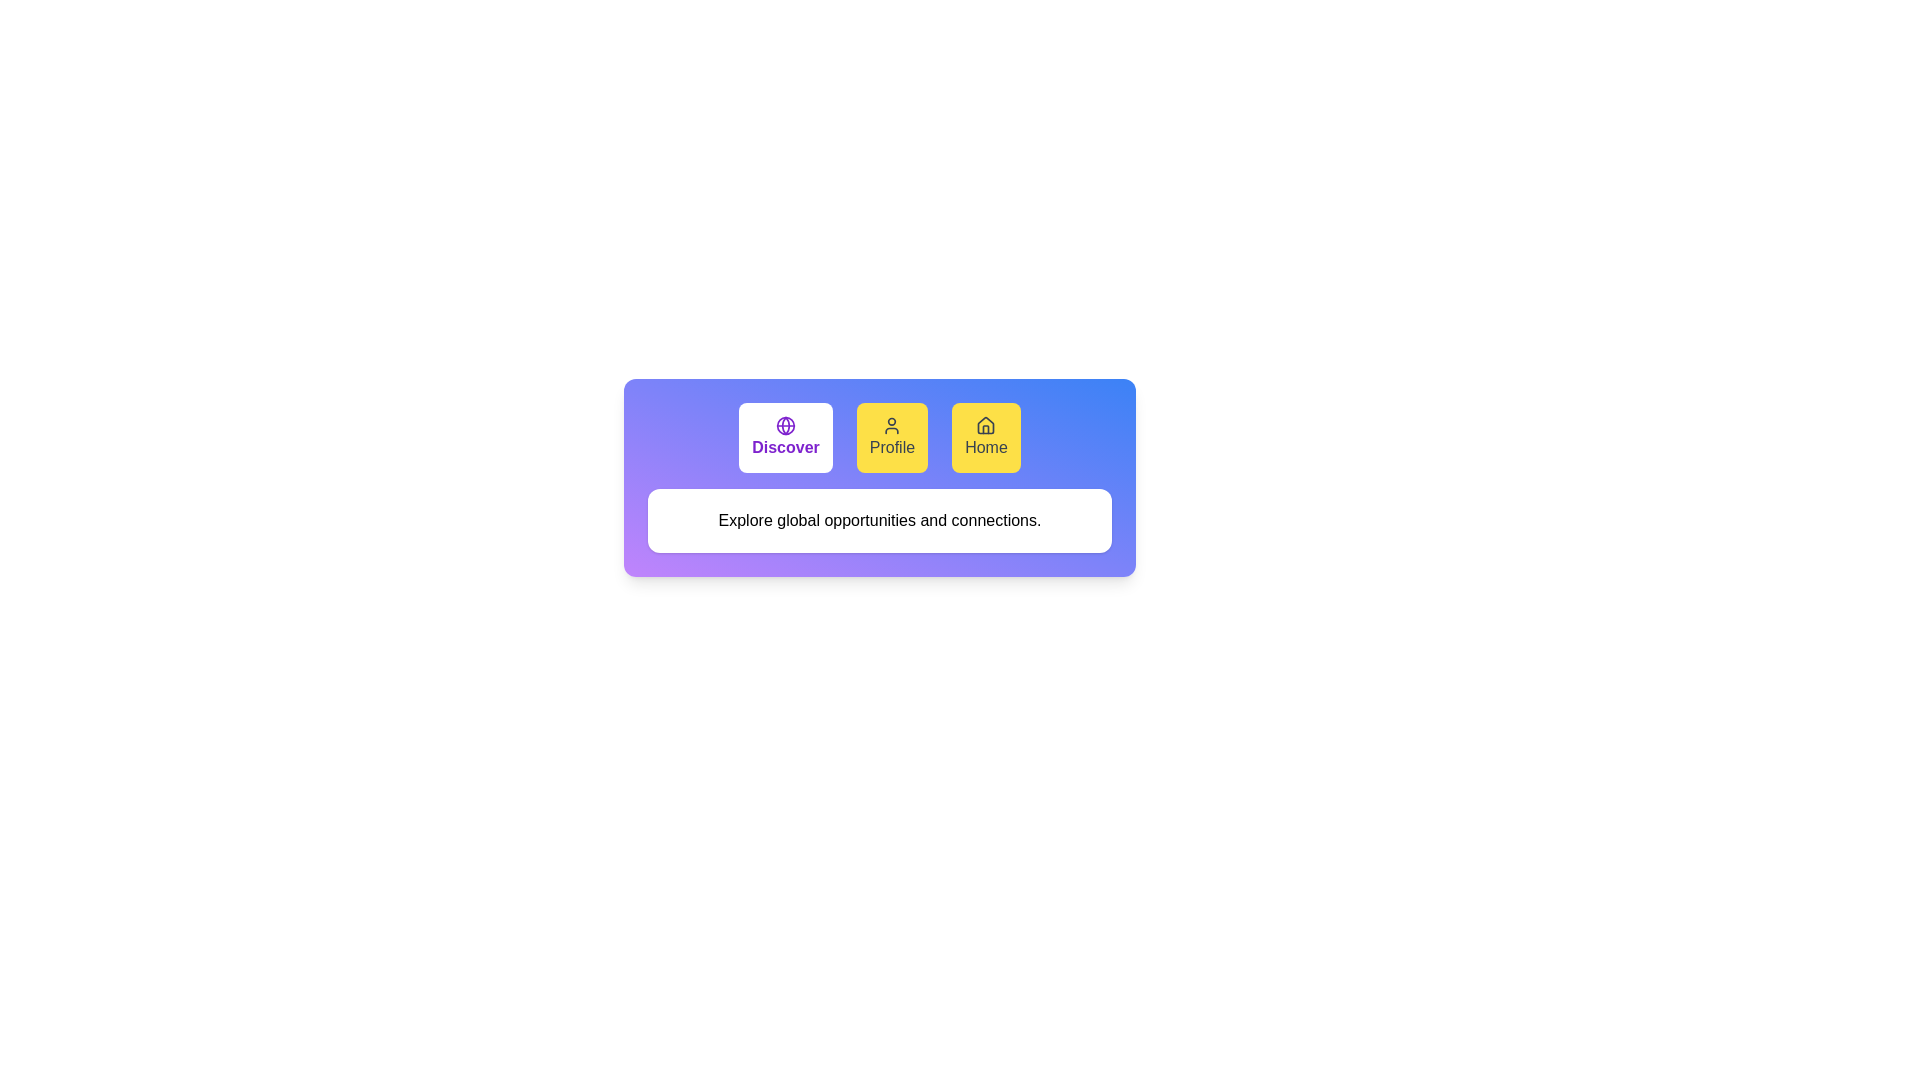 The image size is (1920, 1080). I want to click on the 'Discover' button, so click(785, 437).